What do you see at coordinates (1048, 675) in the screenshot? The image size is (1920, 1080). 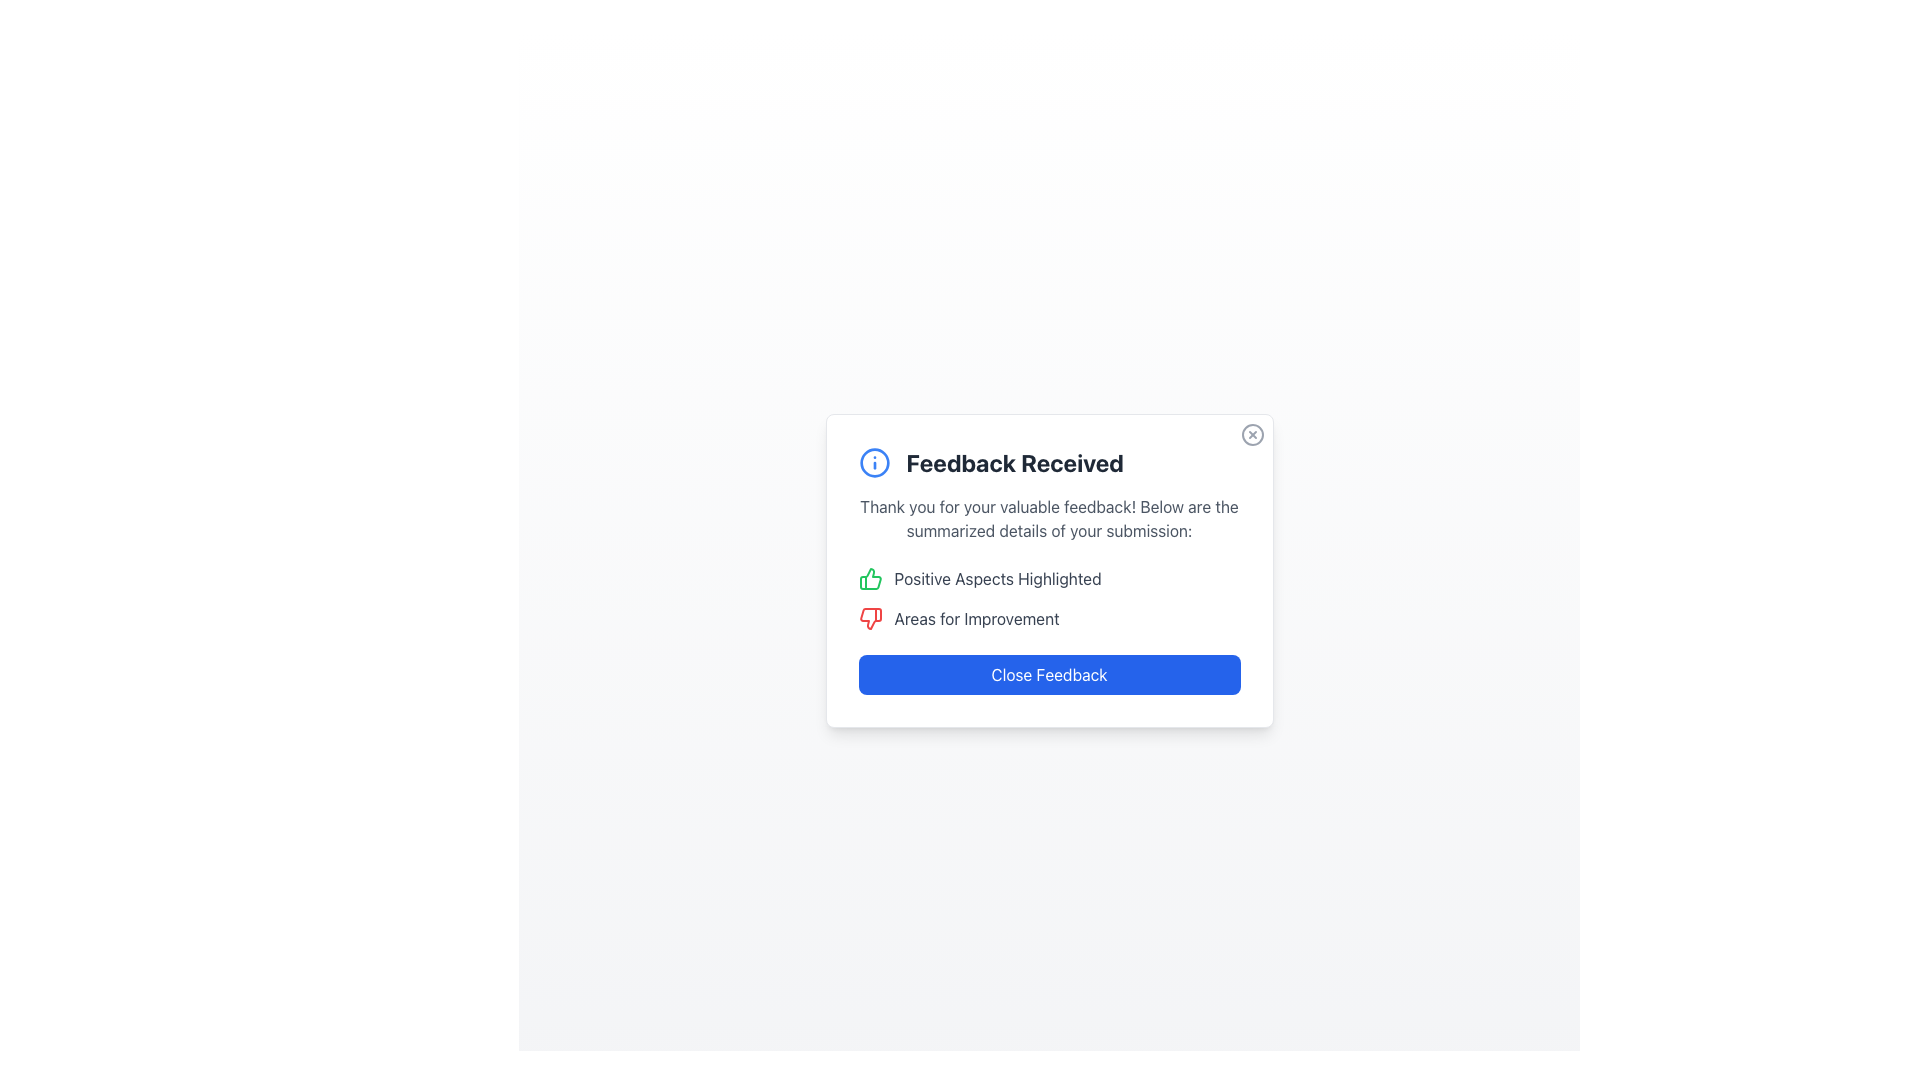 I see `the 'Close Feedback' button, which is a blue rectangular button with white bold text, located at the bottom of the feedback dialog` at bounding box center [1048, 675].